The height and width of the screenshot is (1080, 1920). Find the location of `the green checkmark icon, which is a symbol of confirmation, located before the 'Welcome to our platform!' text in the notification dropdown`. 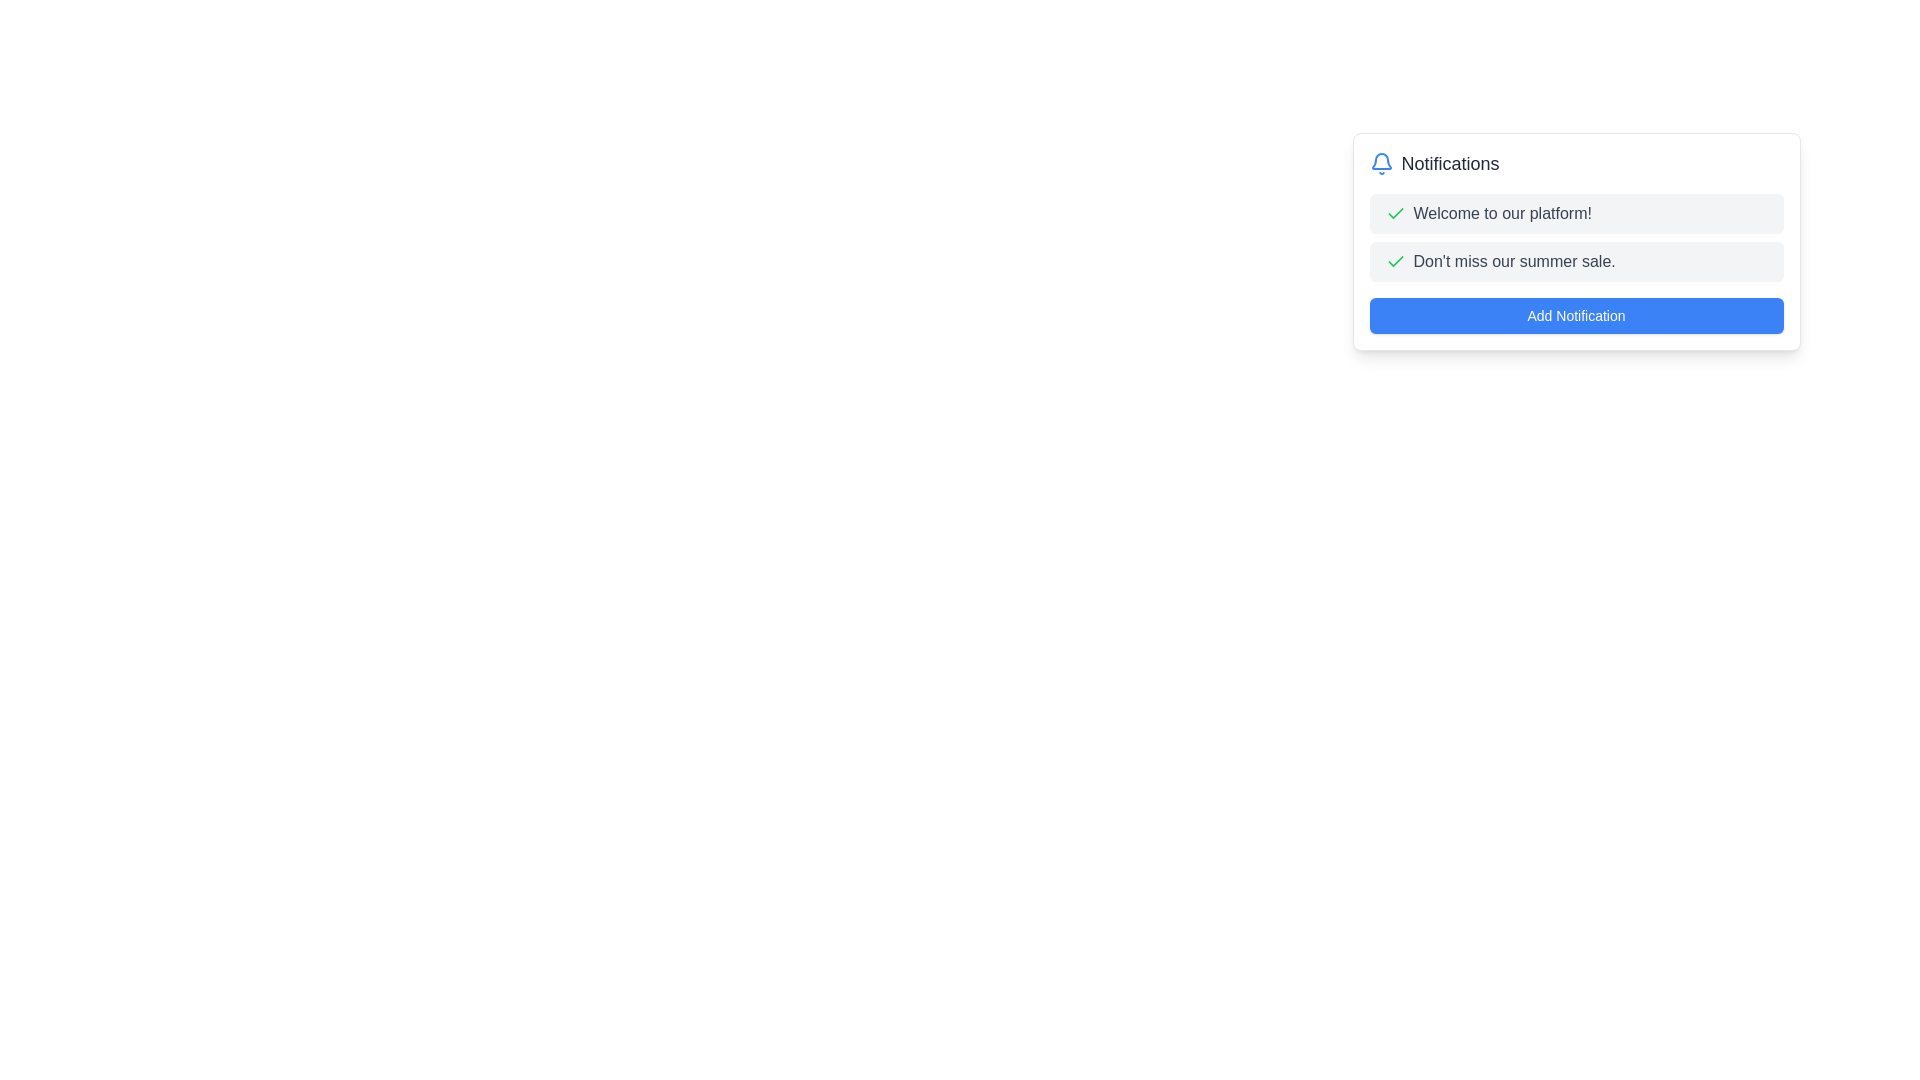

the green checkmark icon, which is a symbol of confirmation, located before the 'Welcome to our platform!' text in the notification dropdown is located at coordinates (1394, 213).